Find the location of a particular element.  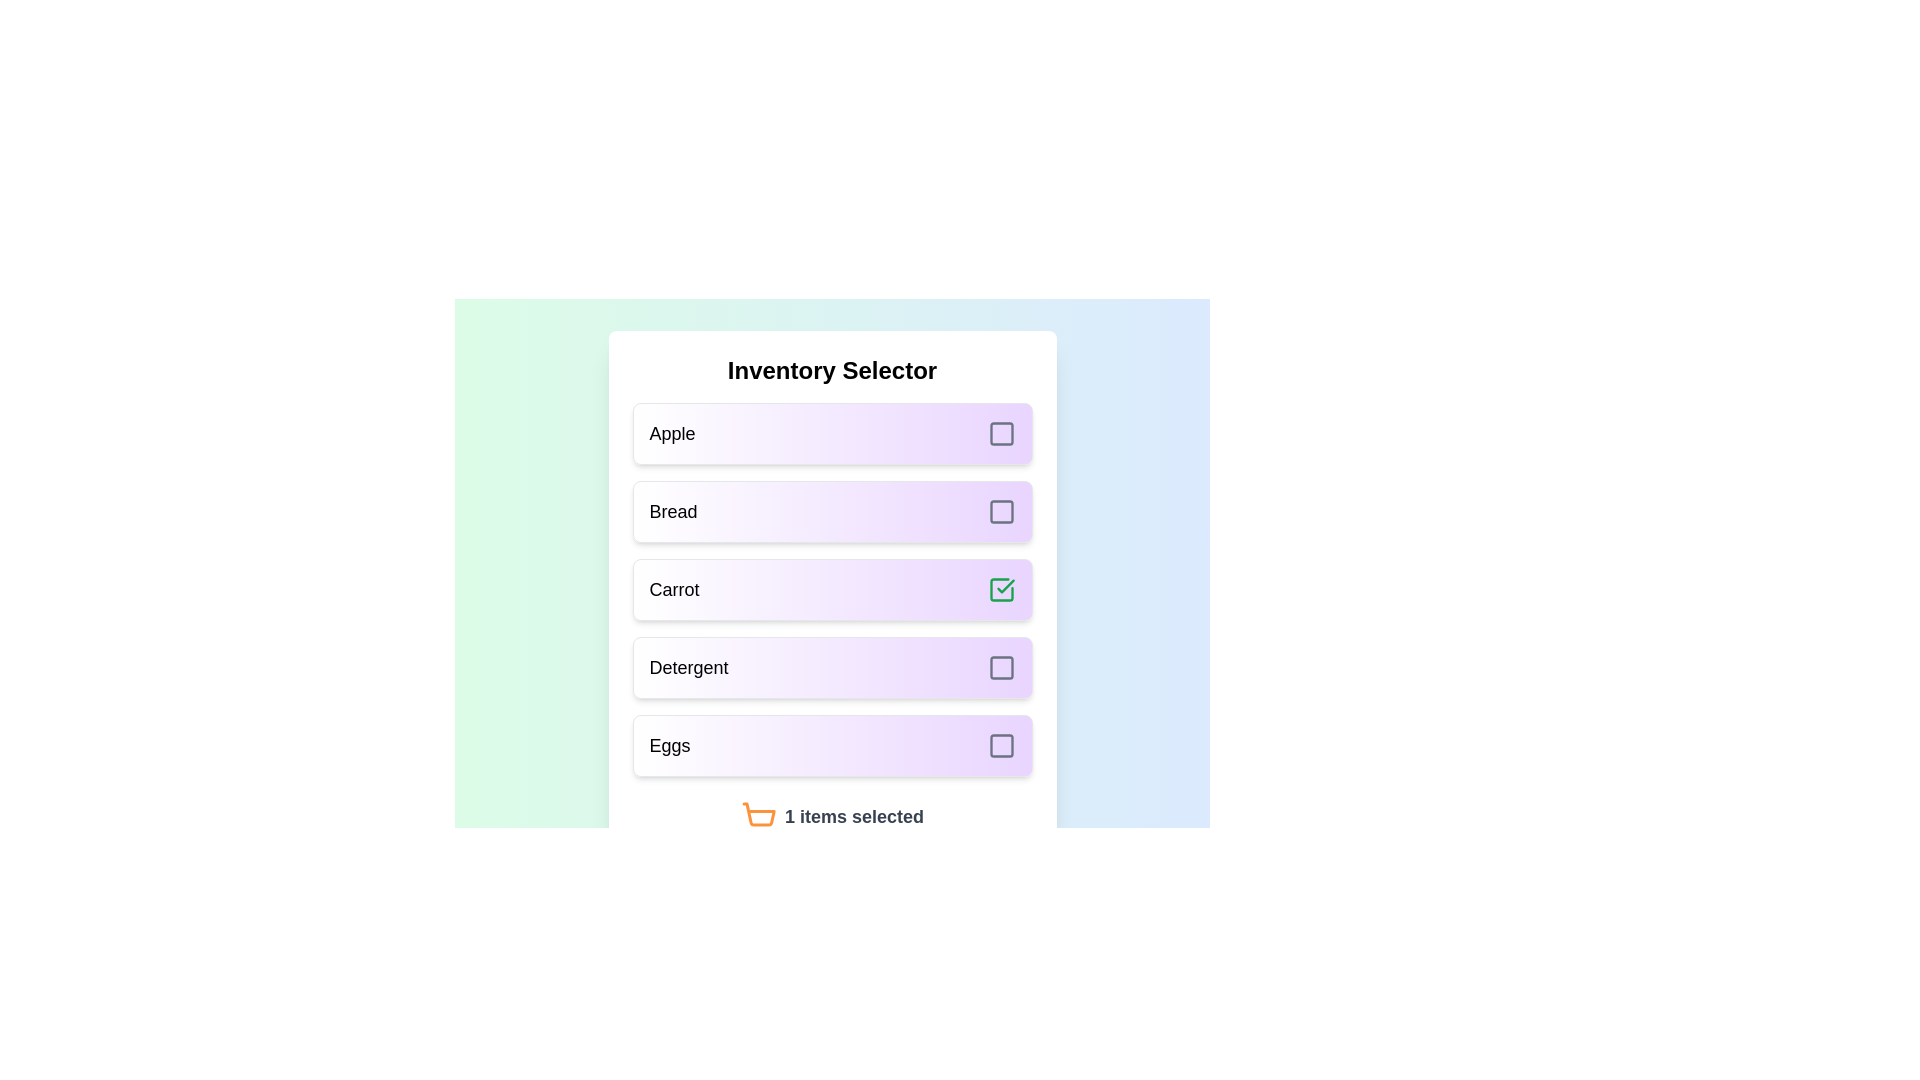

the list item Bread is located at coordinates (832, 511).